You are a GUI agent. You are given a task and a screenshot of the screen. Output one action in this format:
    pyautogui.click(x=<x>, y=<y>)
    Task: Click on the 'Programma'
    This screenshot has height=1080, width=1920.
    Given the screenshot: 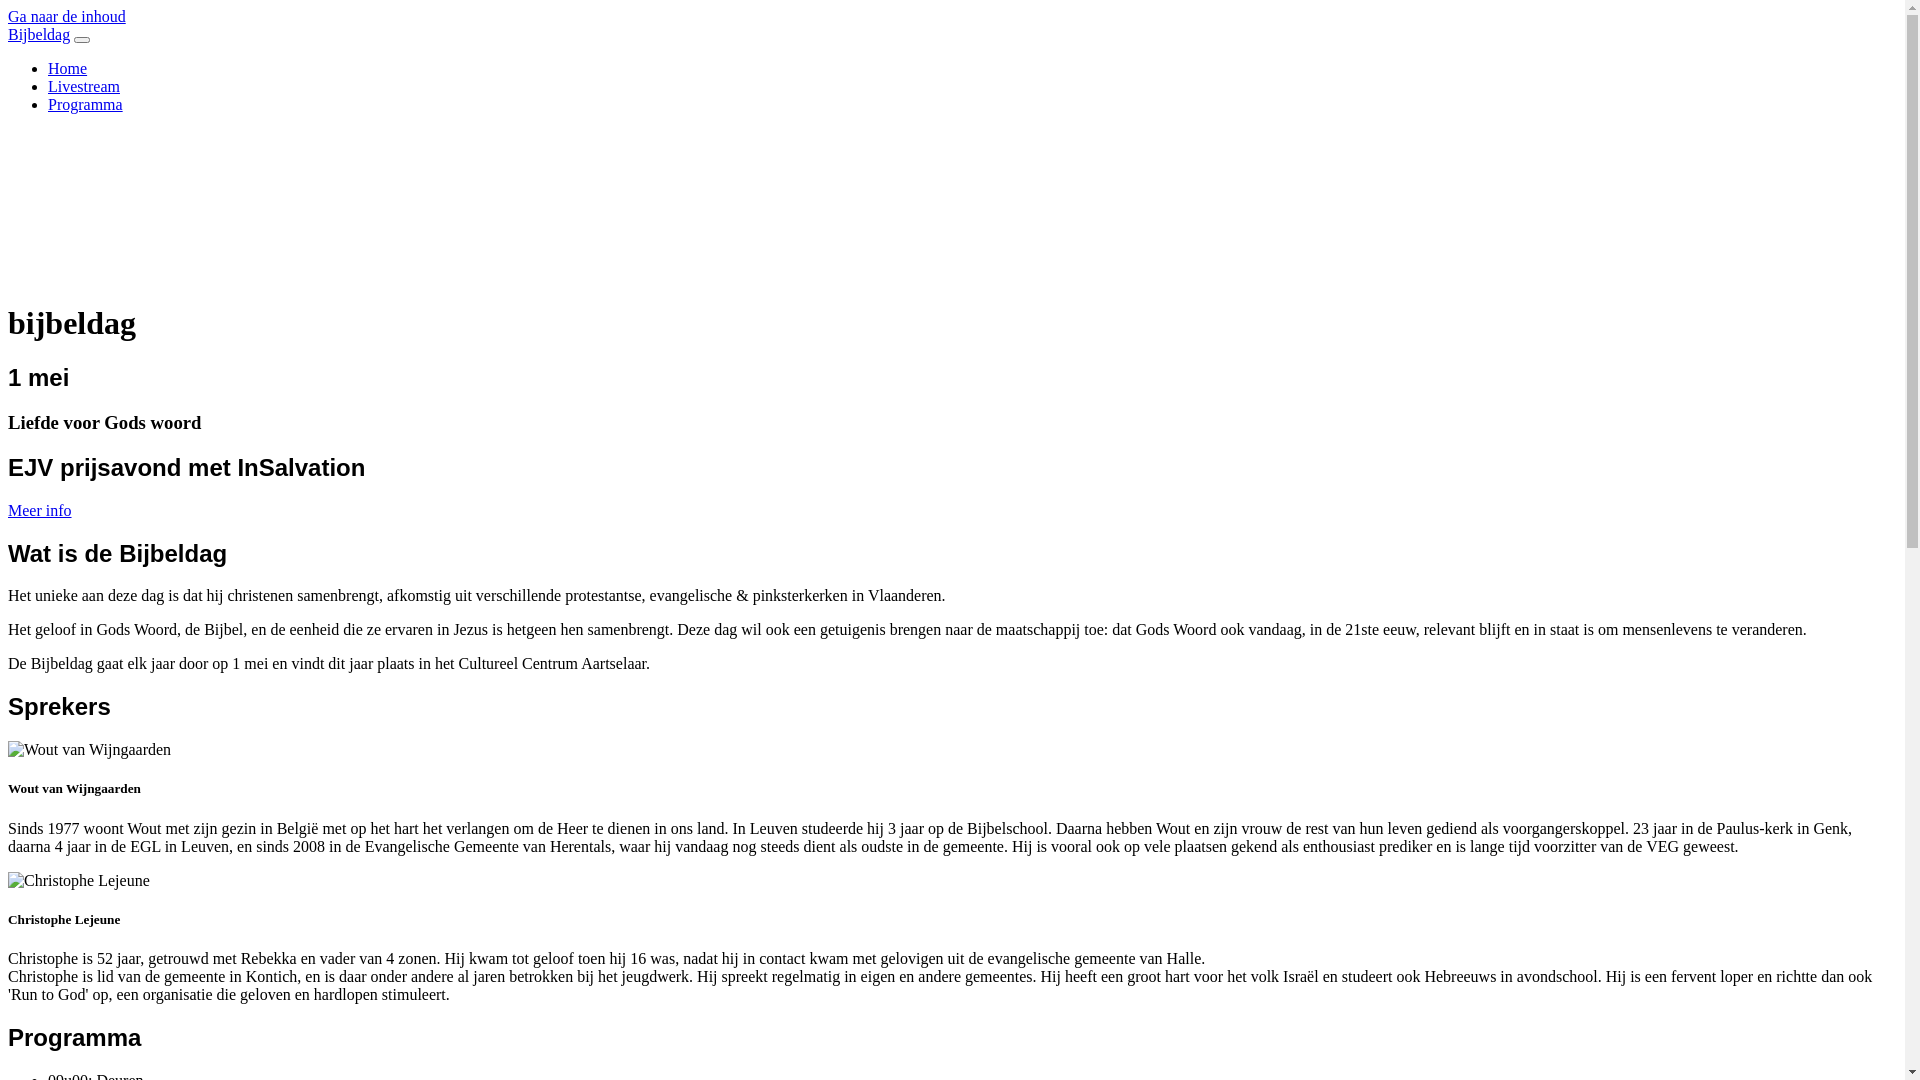 What is the action you would take?
    pyautogui.click(x=84, y=104)
    